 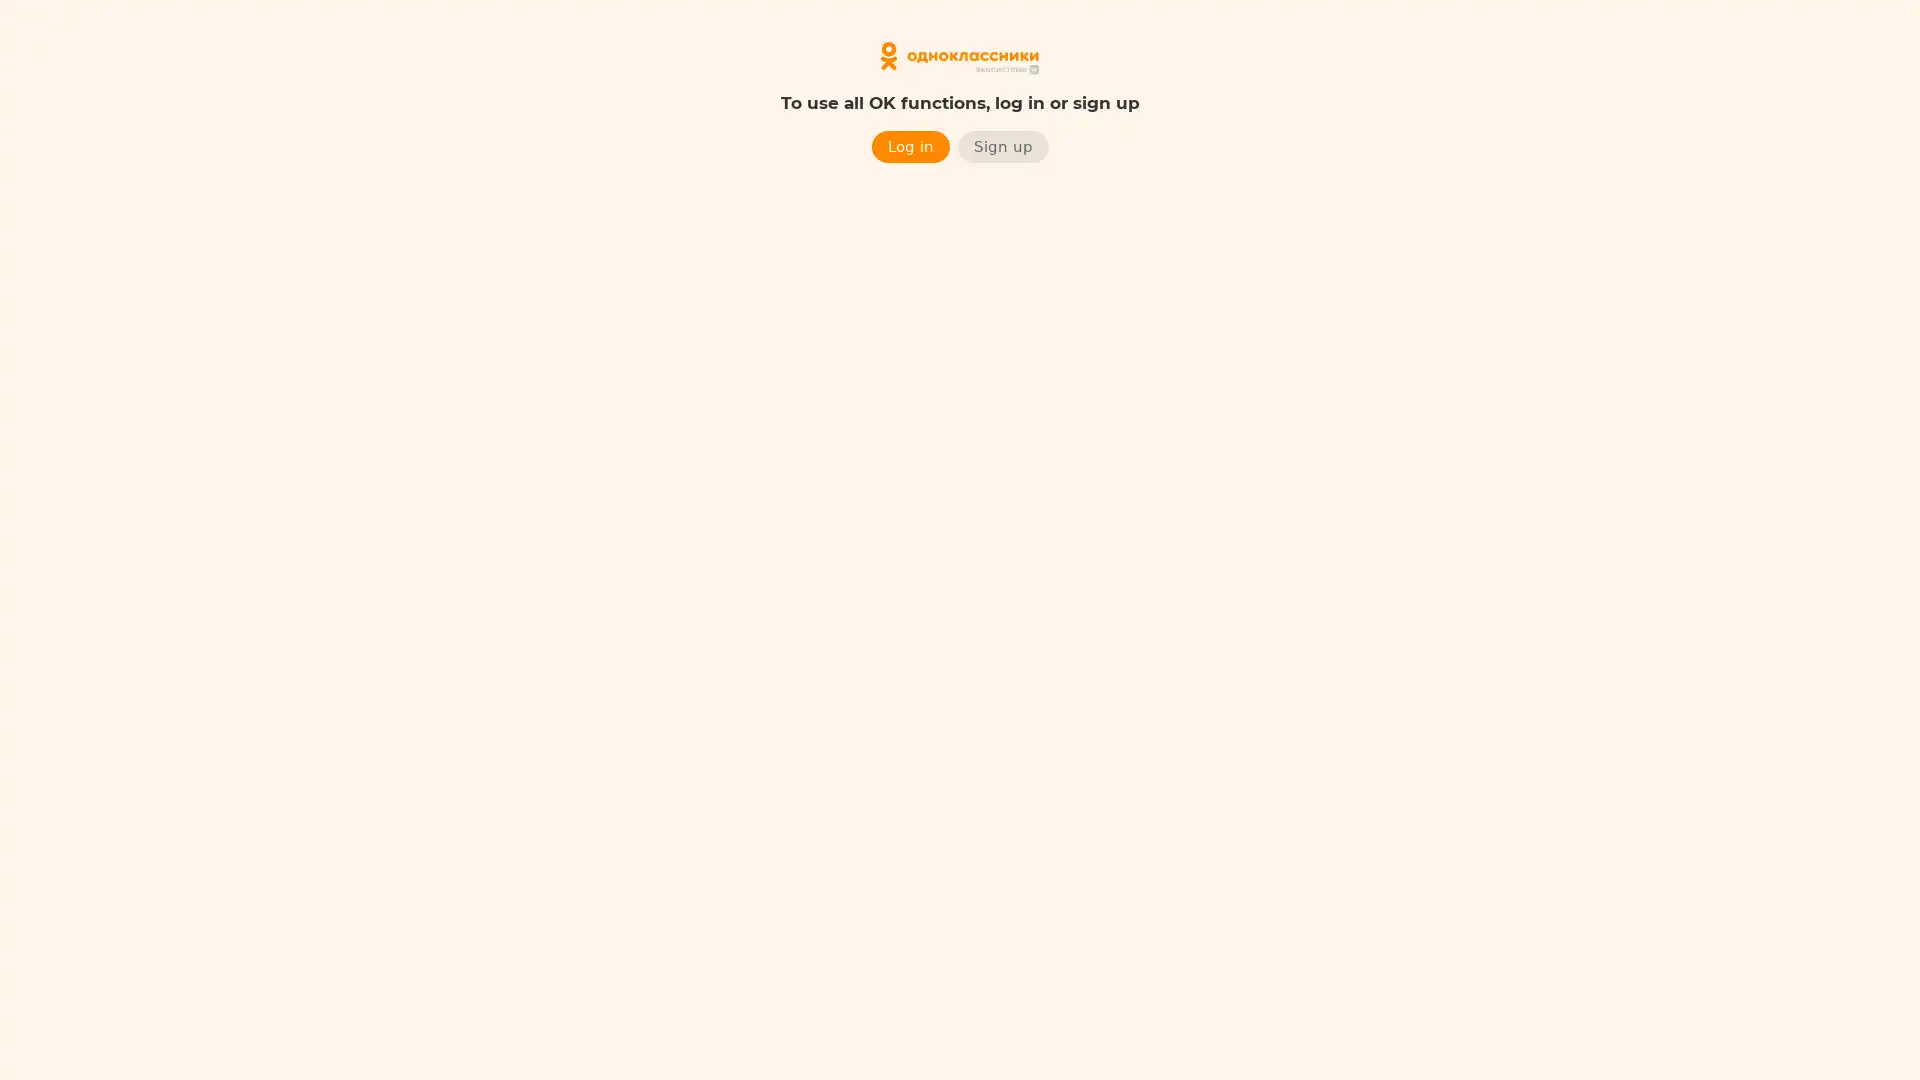 I want to click on Sign up, so click(x=1002, y=145).